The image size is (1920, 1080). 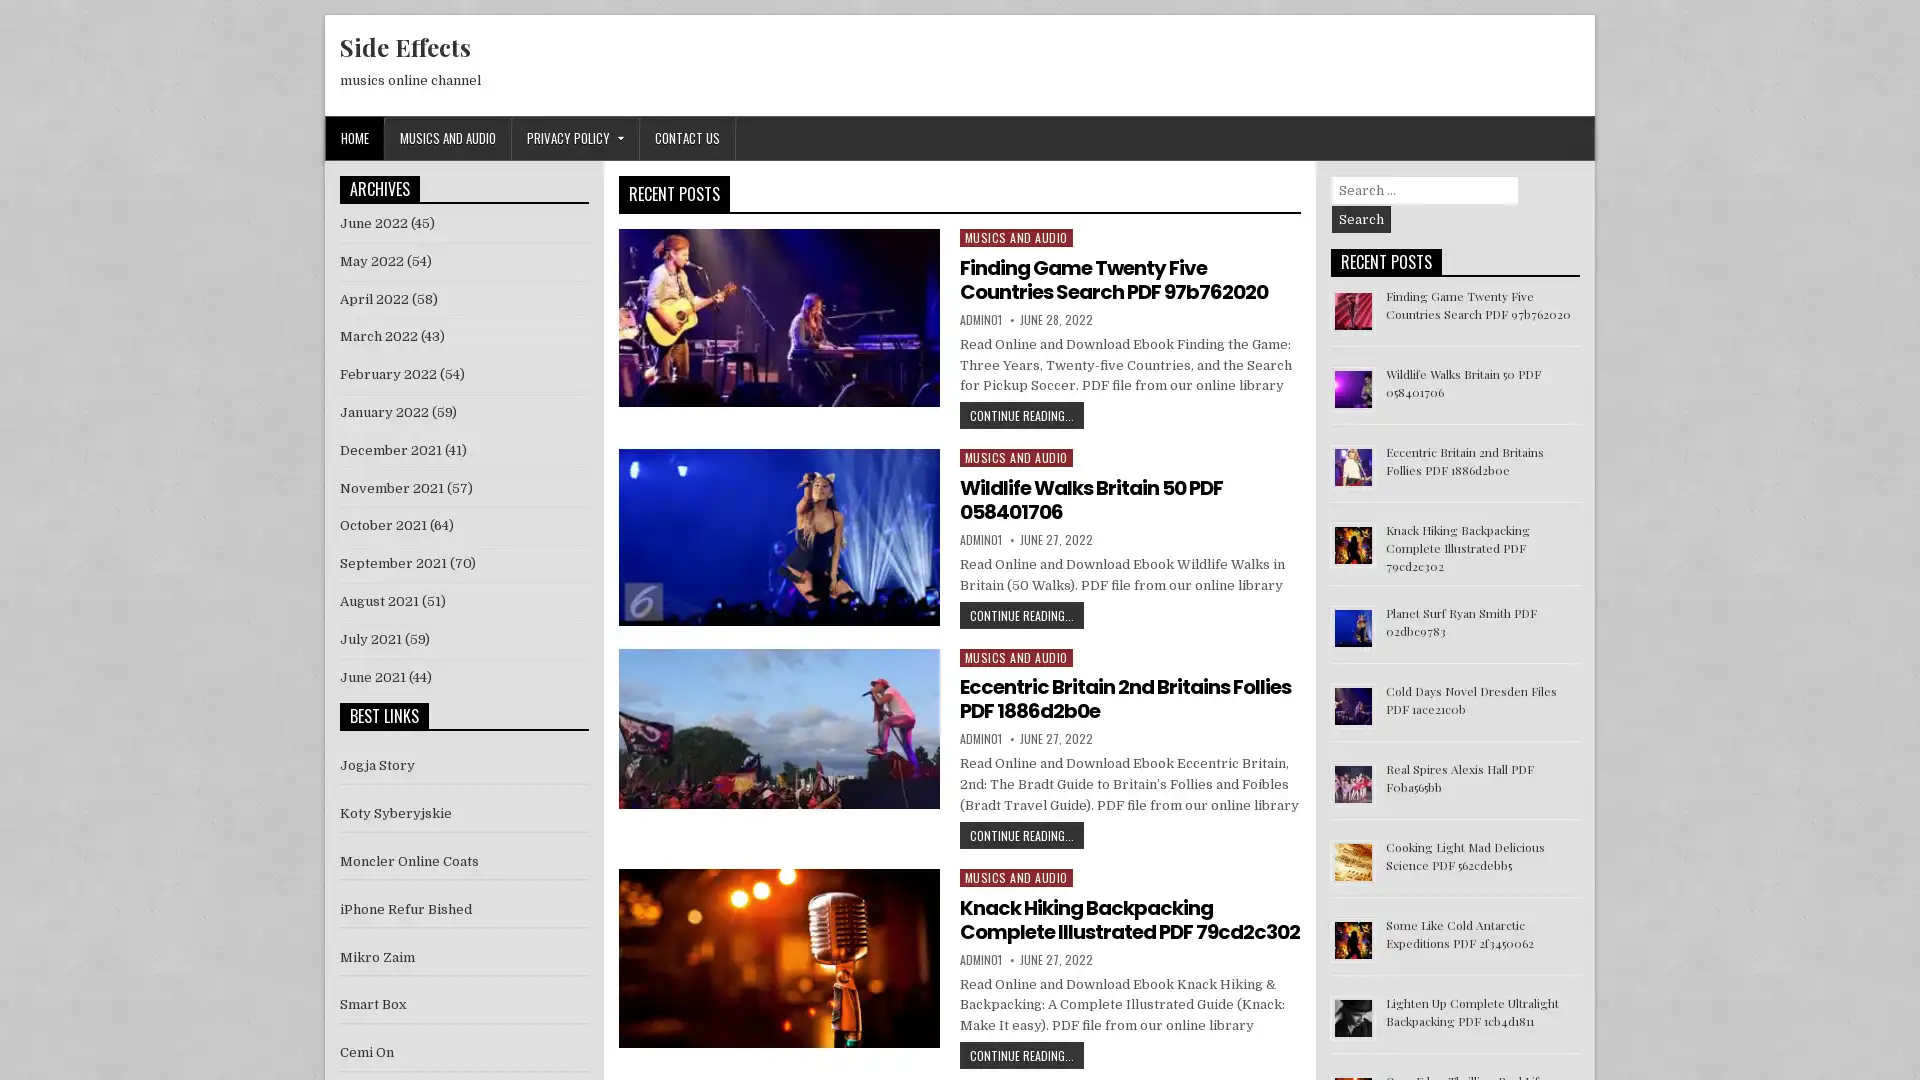 I want to click on Search, so click(x=1360, y=219).